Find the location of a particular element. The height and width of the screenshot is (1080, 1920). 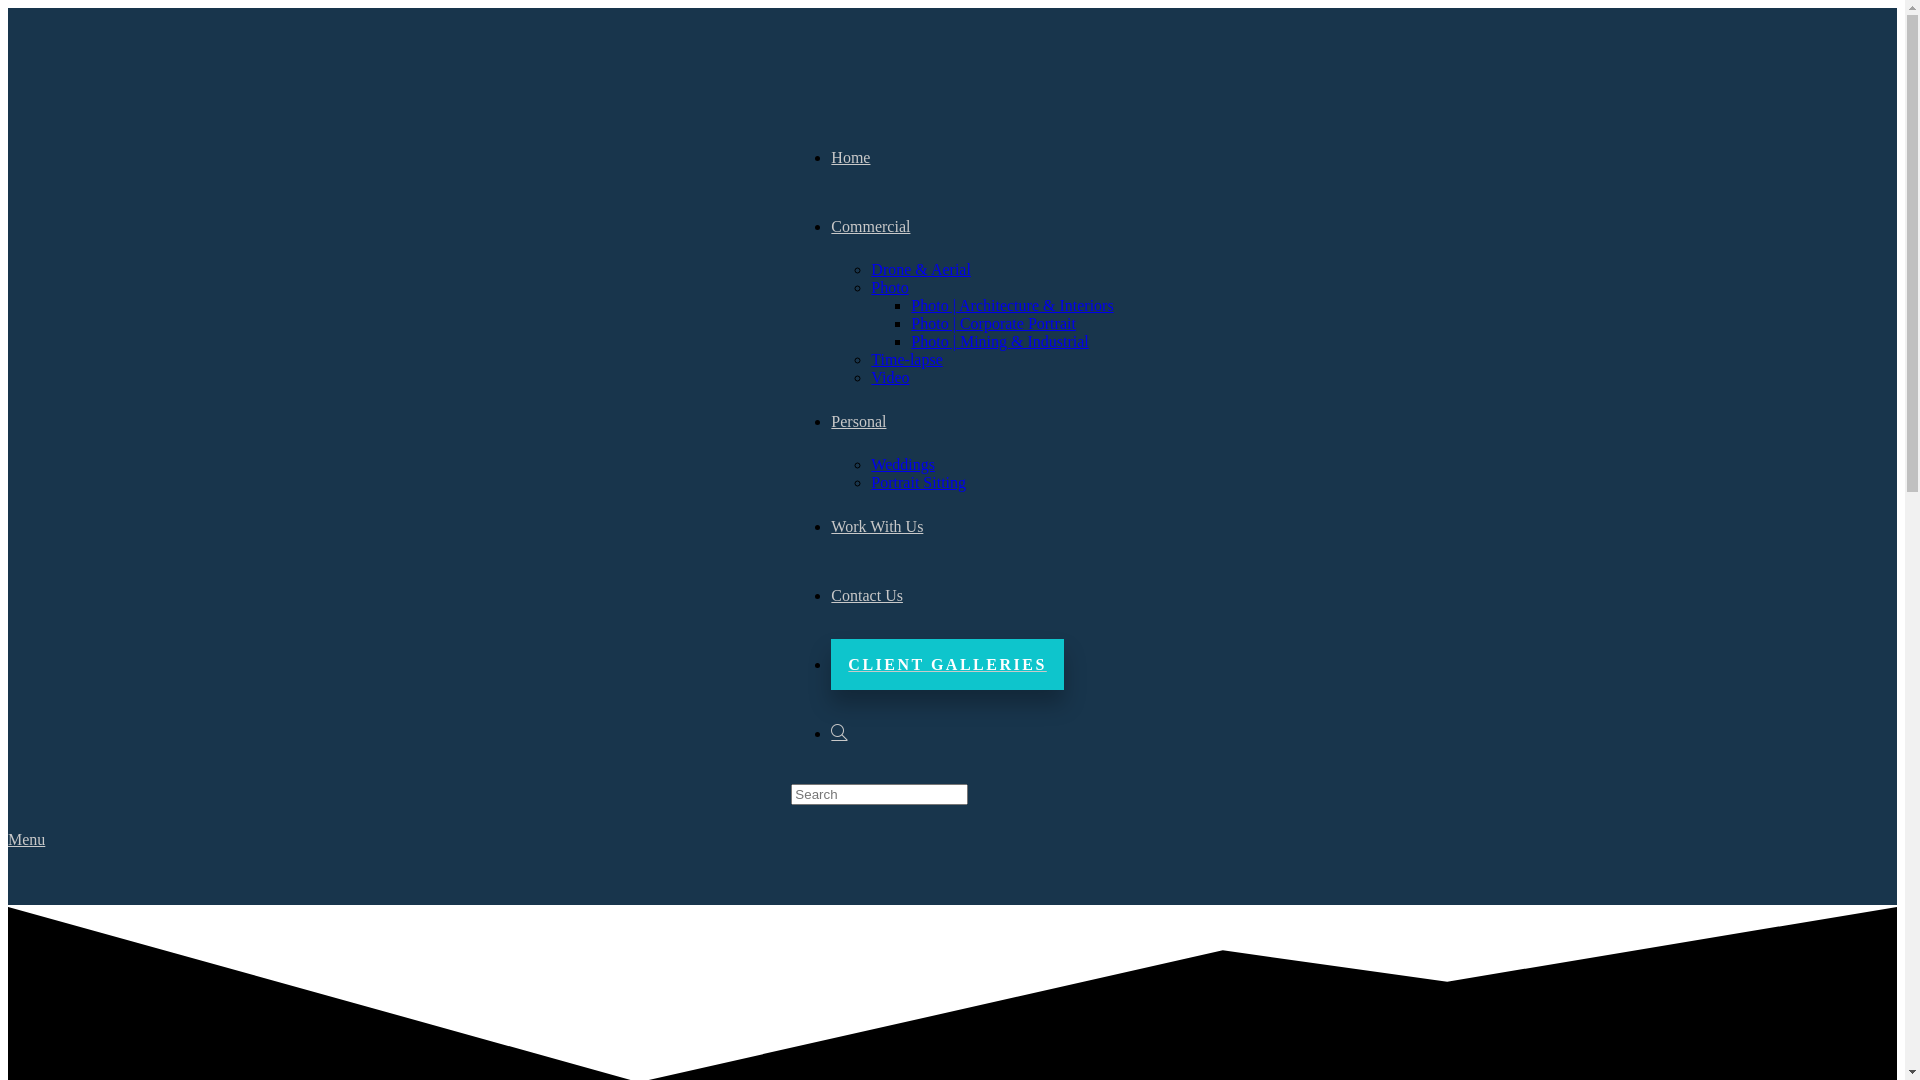

'Drone & Aerial' is located at coordinates (920, 268).